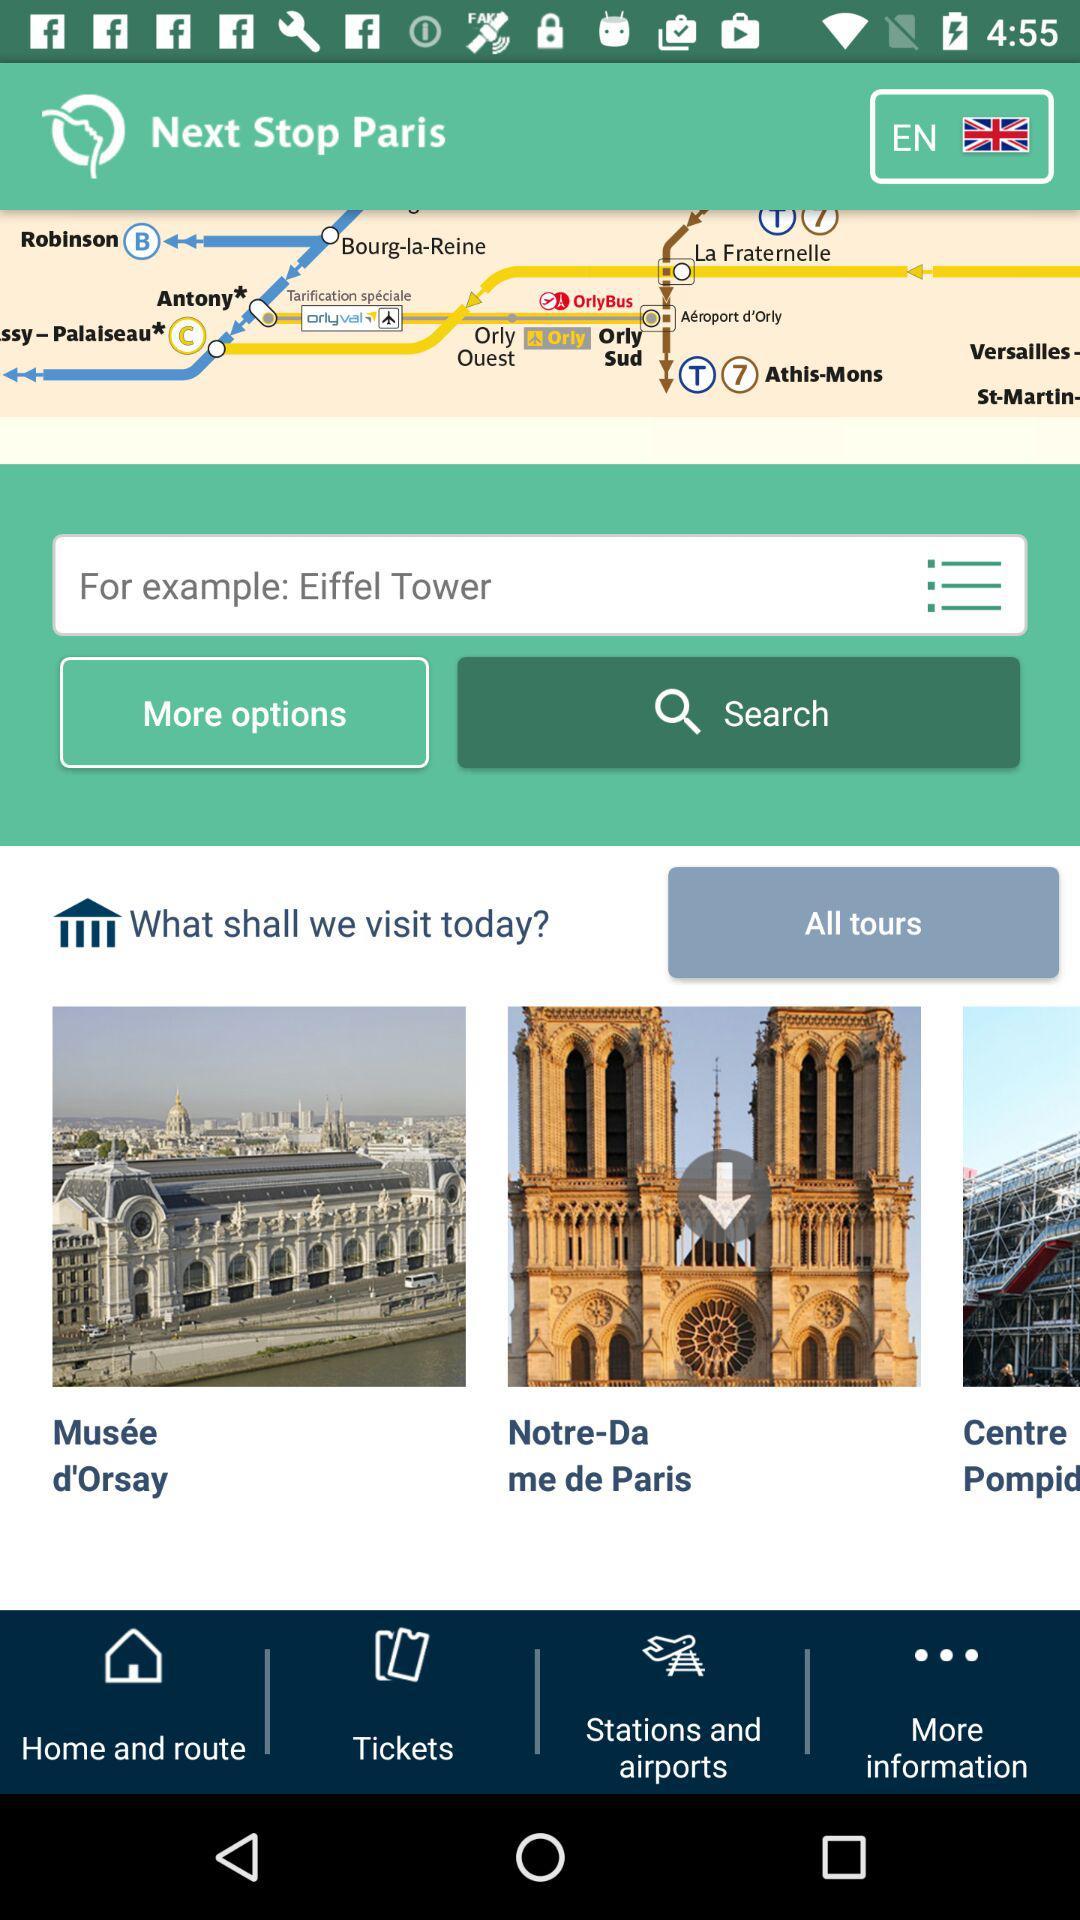  Describe the element at coordinates (243, 712) in the screenshot. I see `item above the what shall we item` at that location.